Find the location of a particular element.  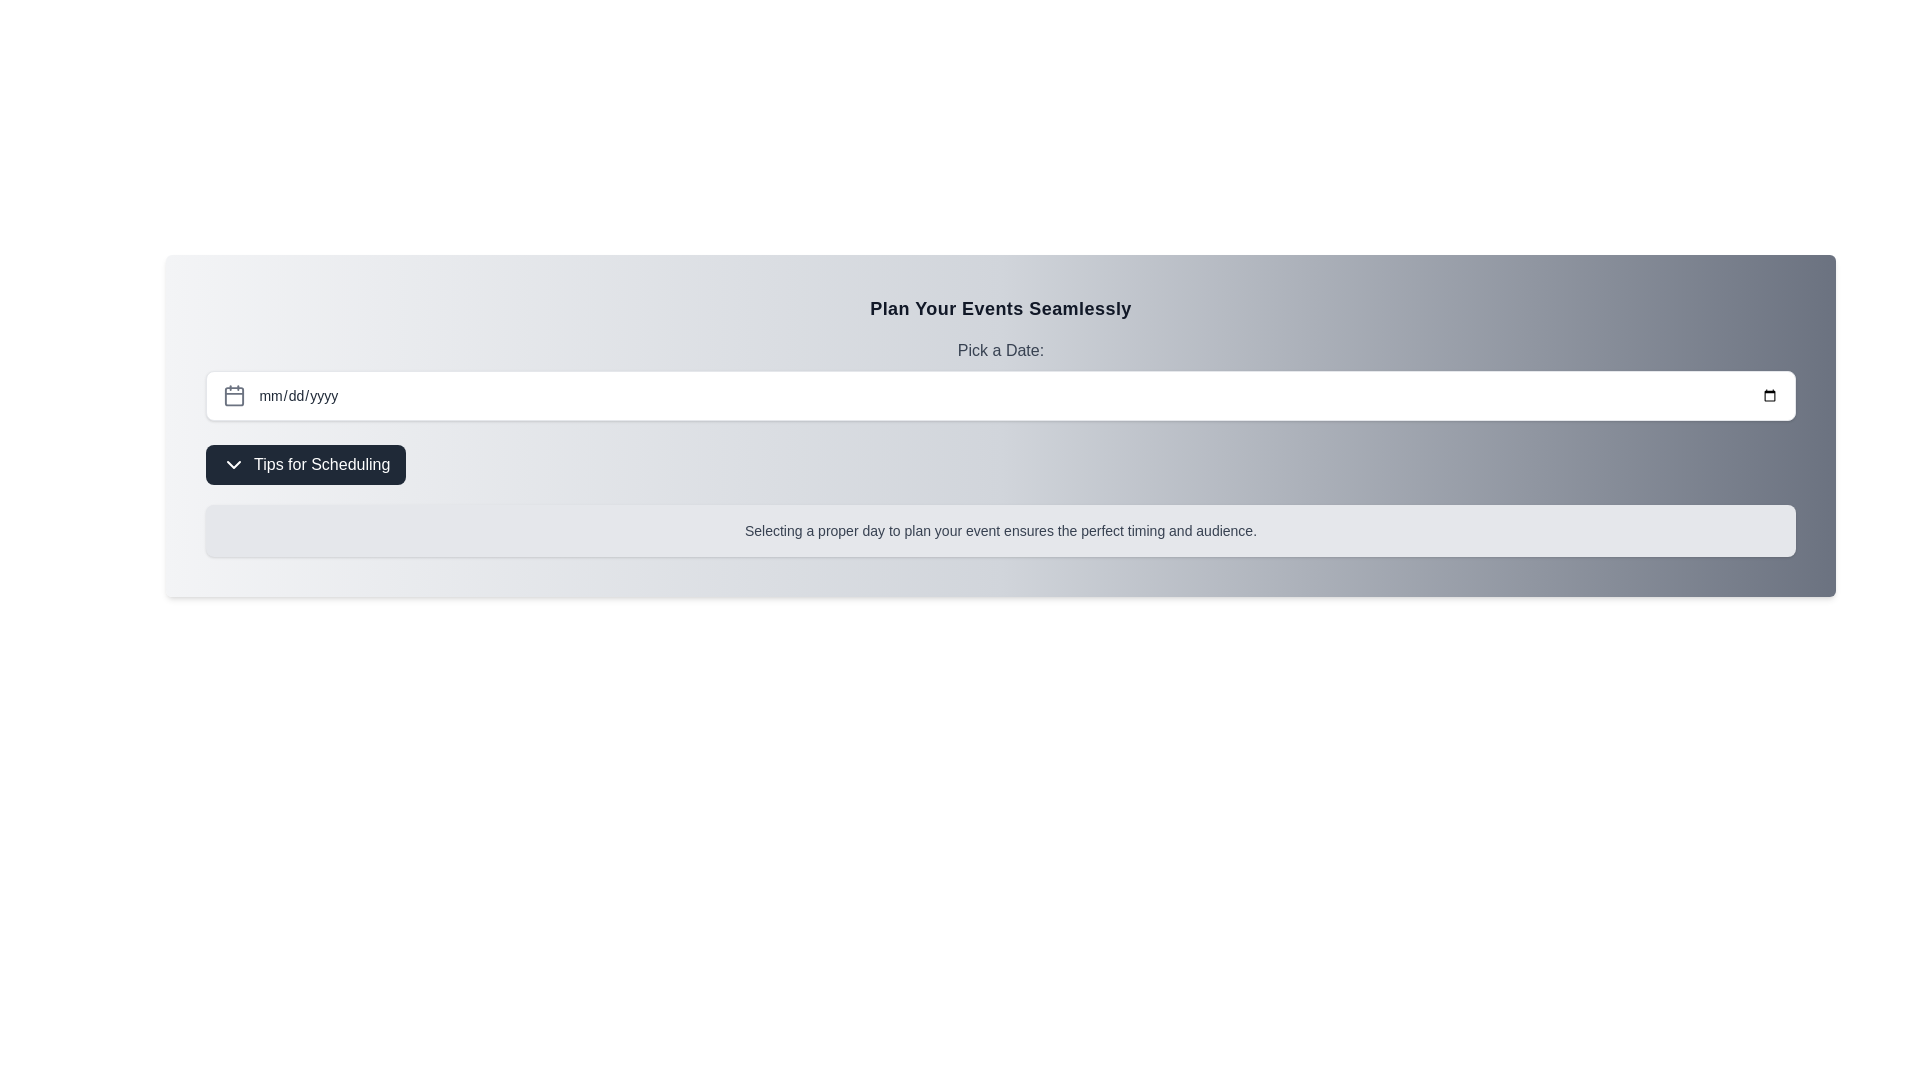

the text element styled in gray color within a rounded gray box located below 'Tips for Scheduling' is located at coordinates (1001, 530).